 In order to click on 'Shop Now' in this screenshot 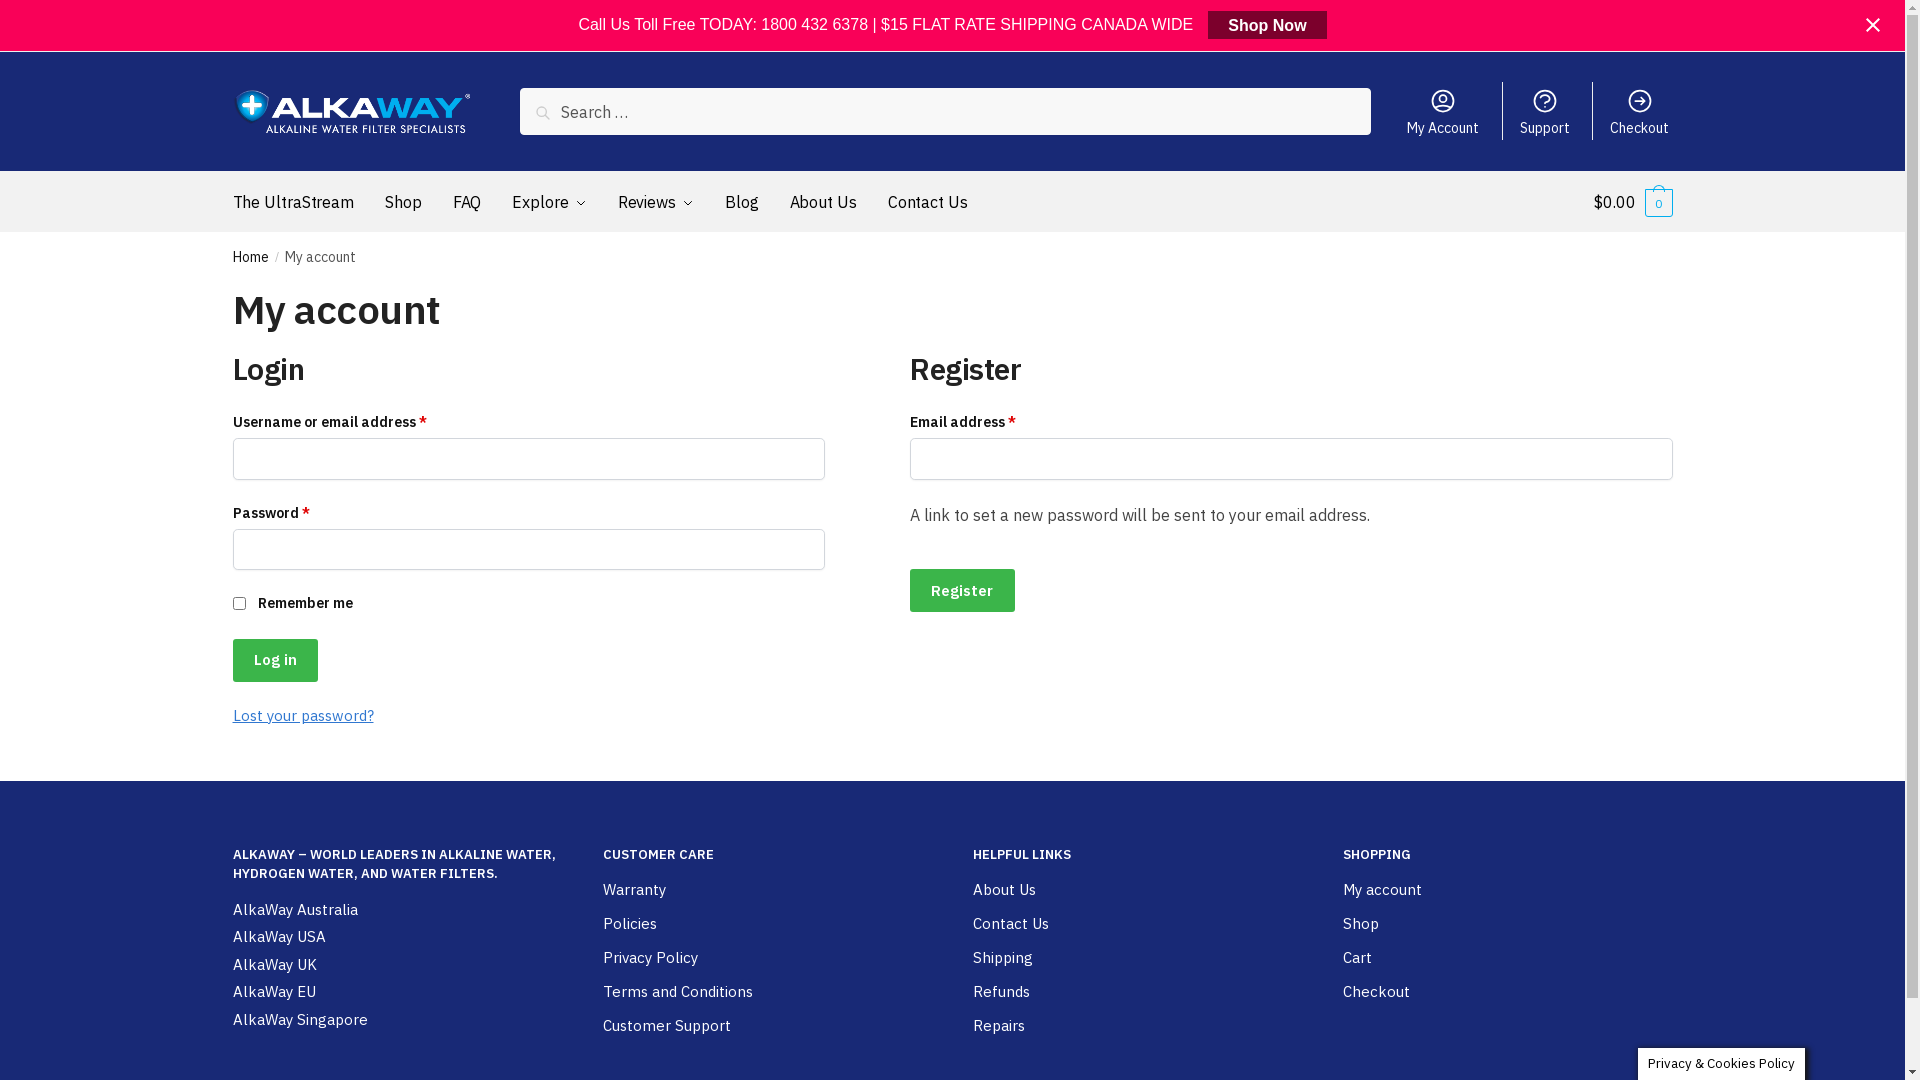, I will do `click(1266, 24)`.